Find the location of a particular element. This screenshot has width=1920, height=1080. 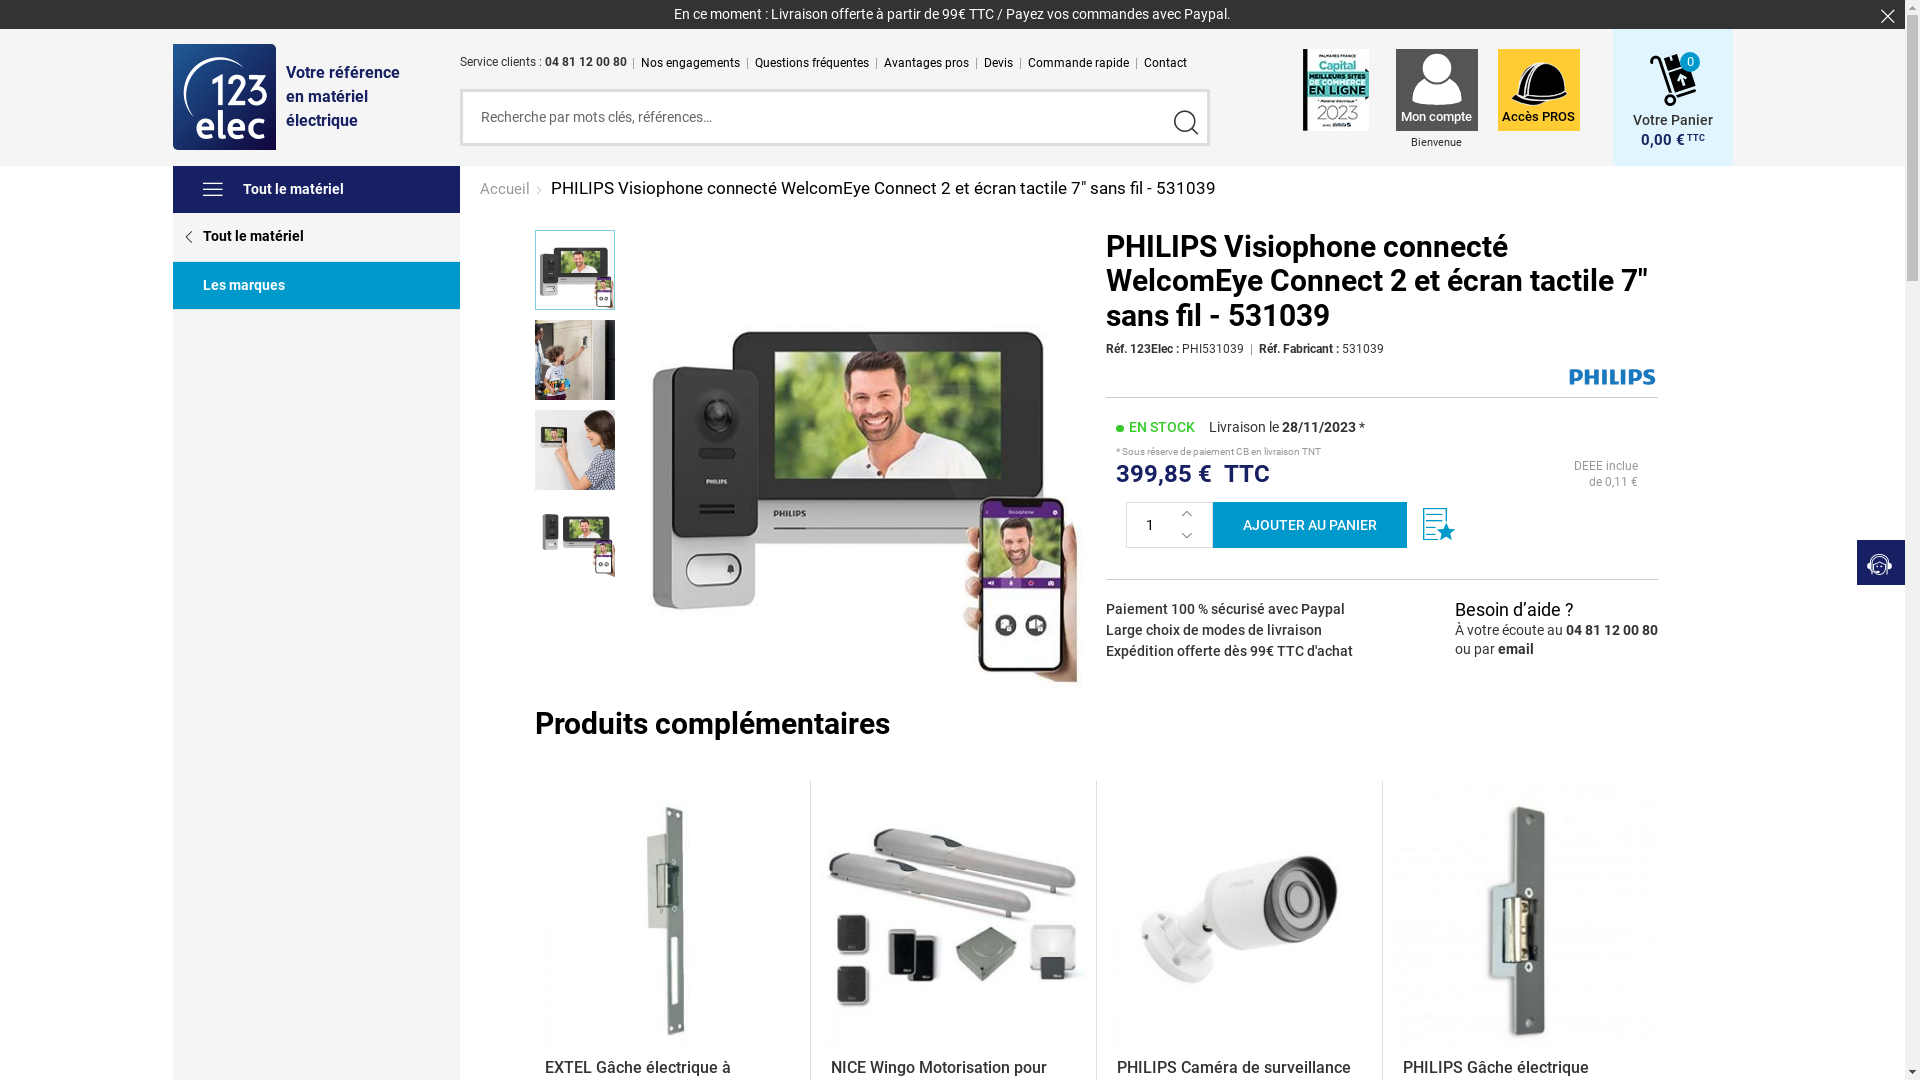

'Accueil' is located at coordinates (507, 189).